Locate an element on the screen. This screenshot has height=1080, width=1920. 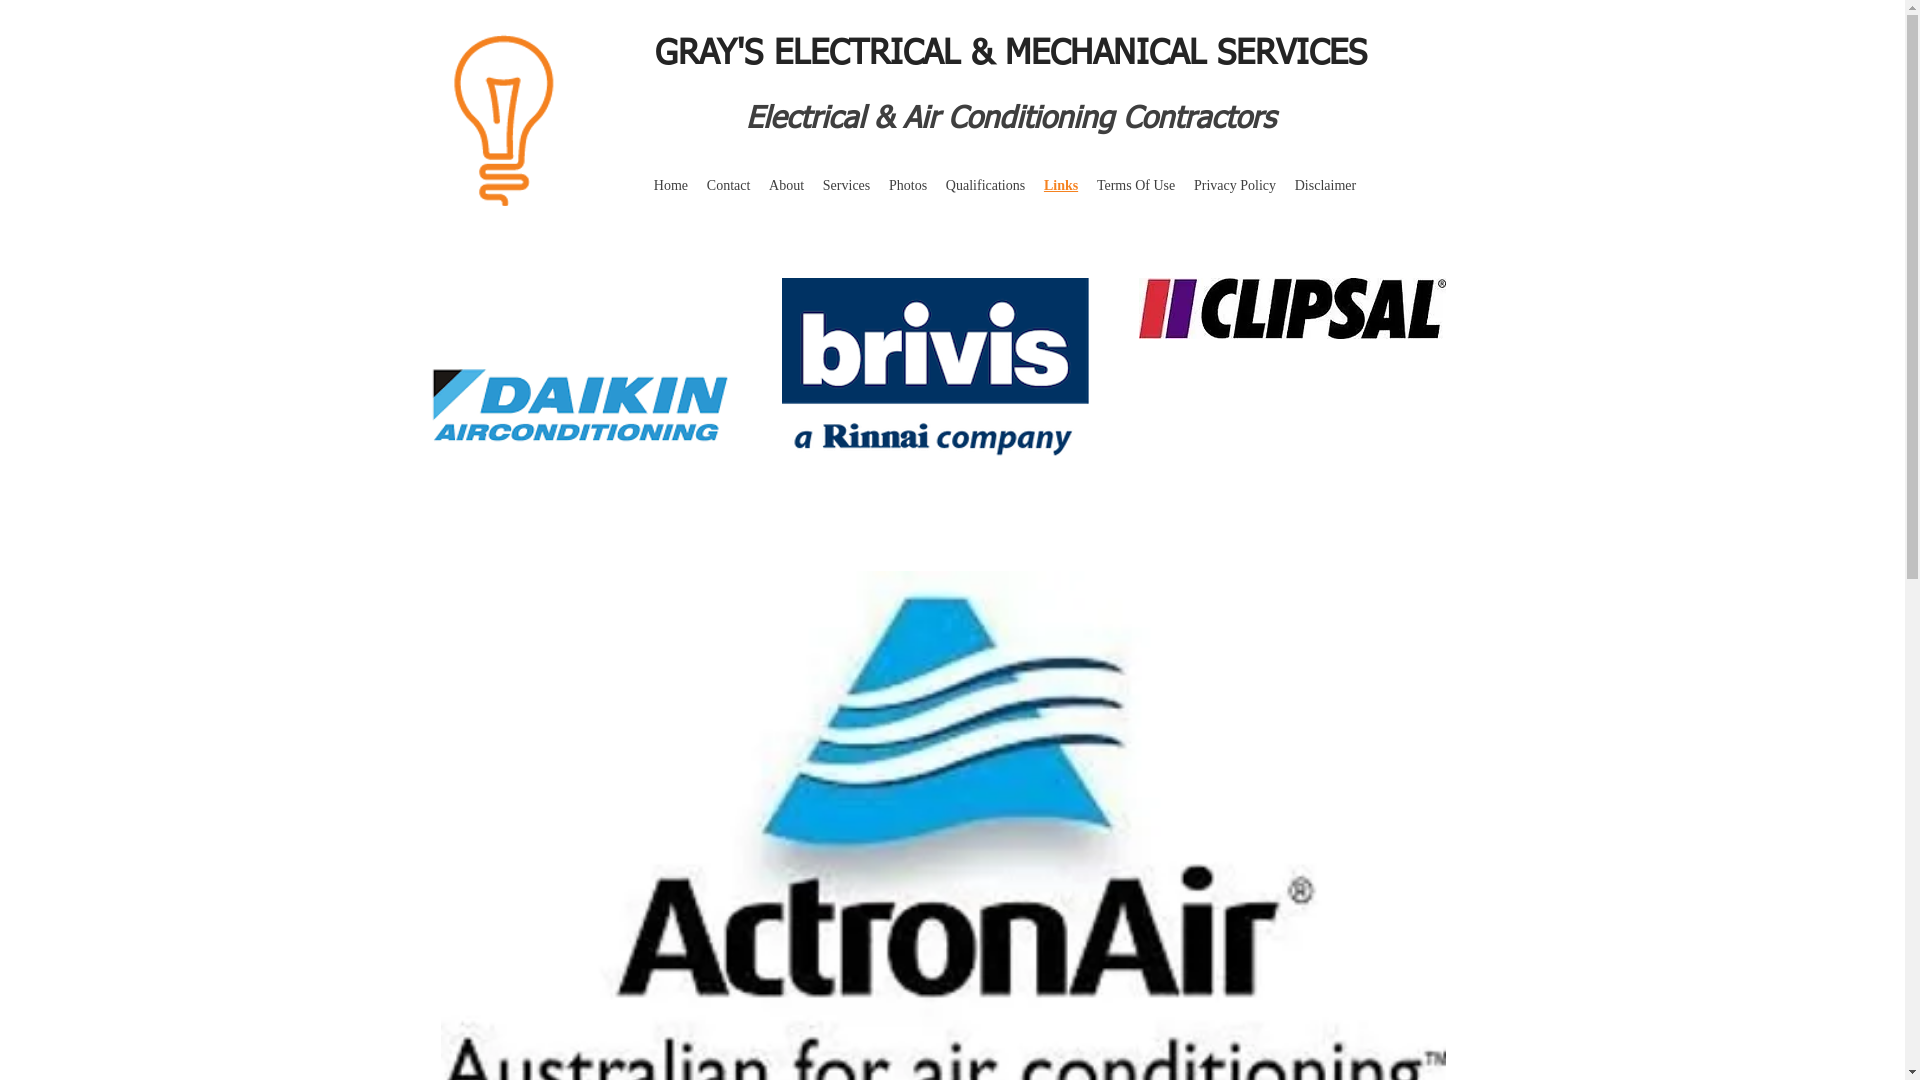
'Privacy Policy' is located at coordinates (1234, 185).